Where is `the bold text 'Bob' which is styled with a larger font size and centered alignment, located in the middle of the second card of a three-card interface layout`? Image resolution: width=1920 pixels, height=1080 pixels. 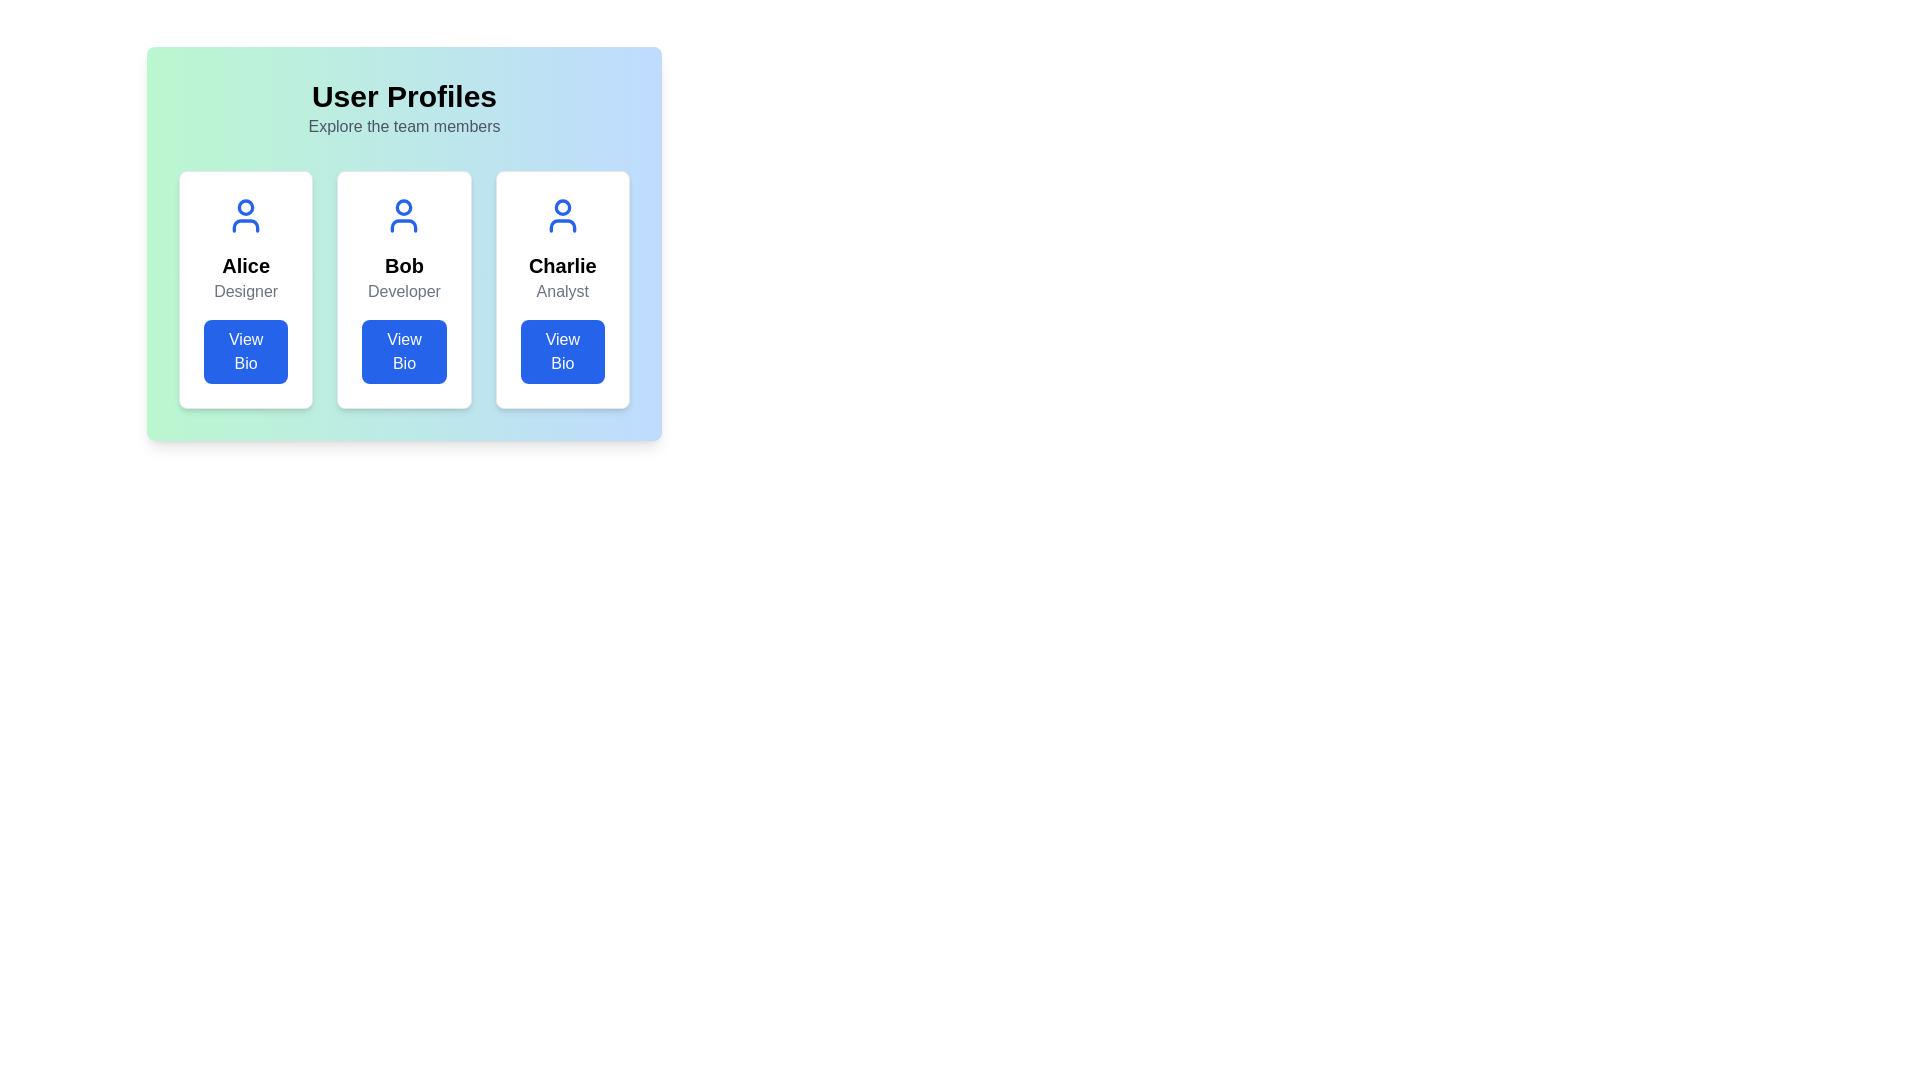 the bold text 'Bob' which is styled with a larger font size and centered alignment, located in the middle of the second card of a three-card interface layout is located at coordinates (403, 265).